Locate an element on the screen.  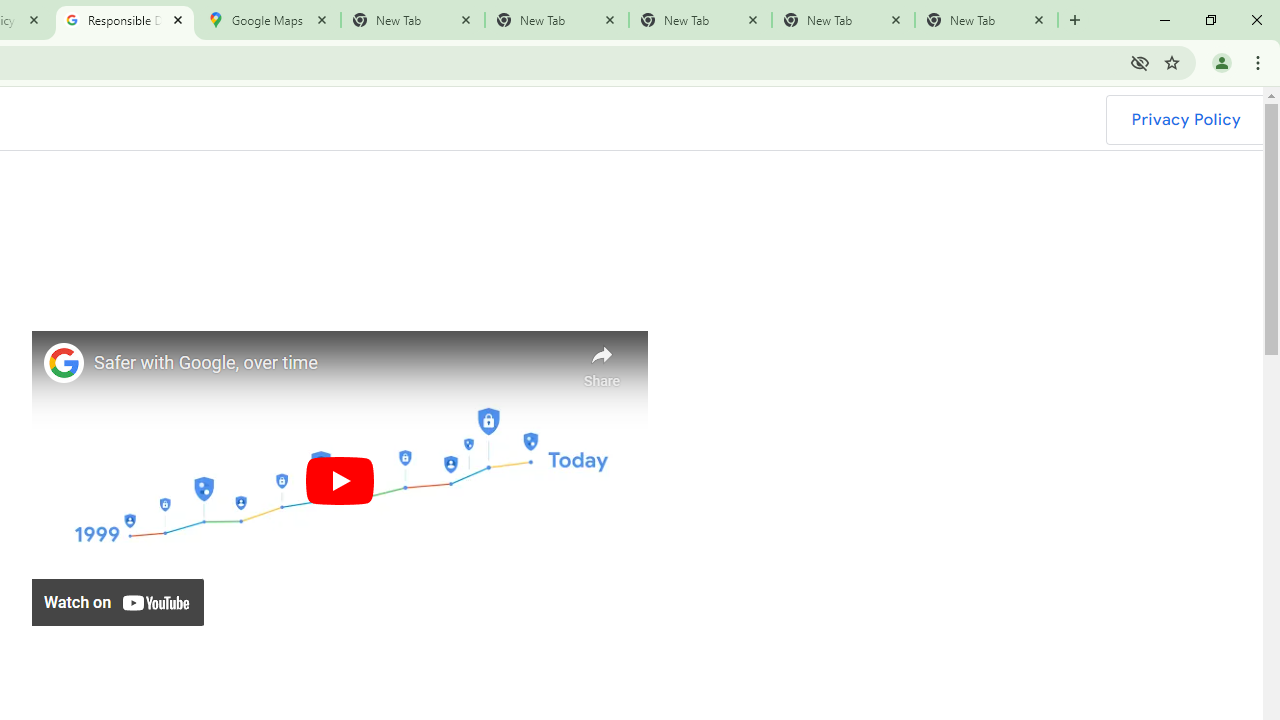
'Third-party cookies blocked' is located at coordinates (1139, 61).